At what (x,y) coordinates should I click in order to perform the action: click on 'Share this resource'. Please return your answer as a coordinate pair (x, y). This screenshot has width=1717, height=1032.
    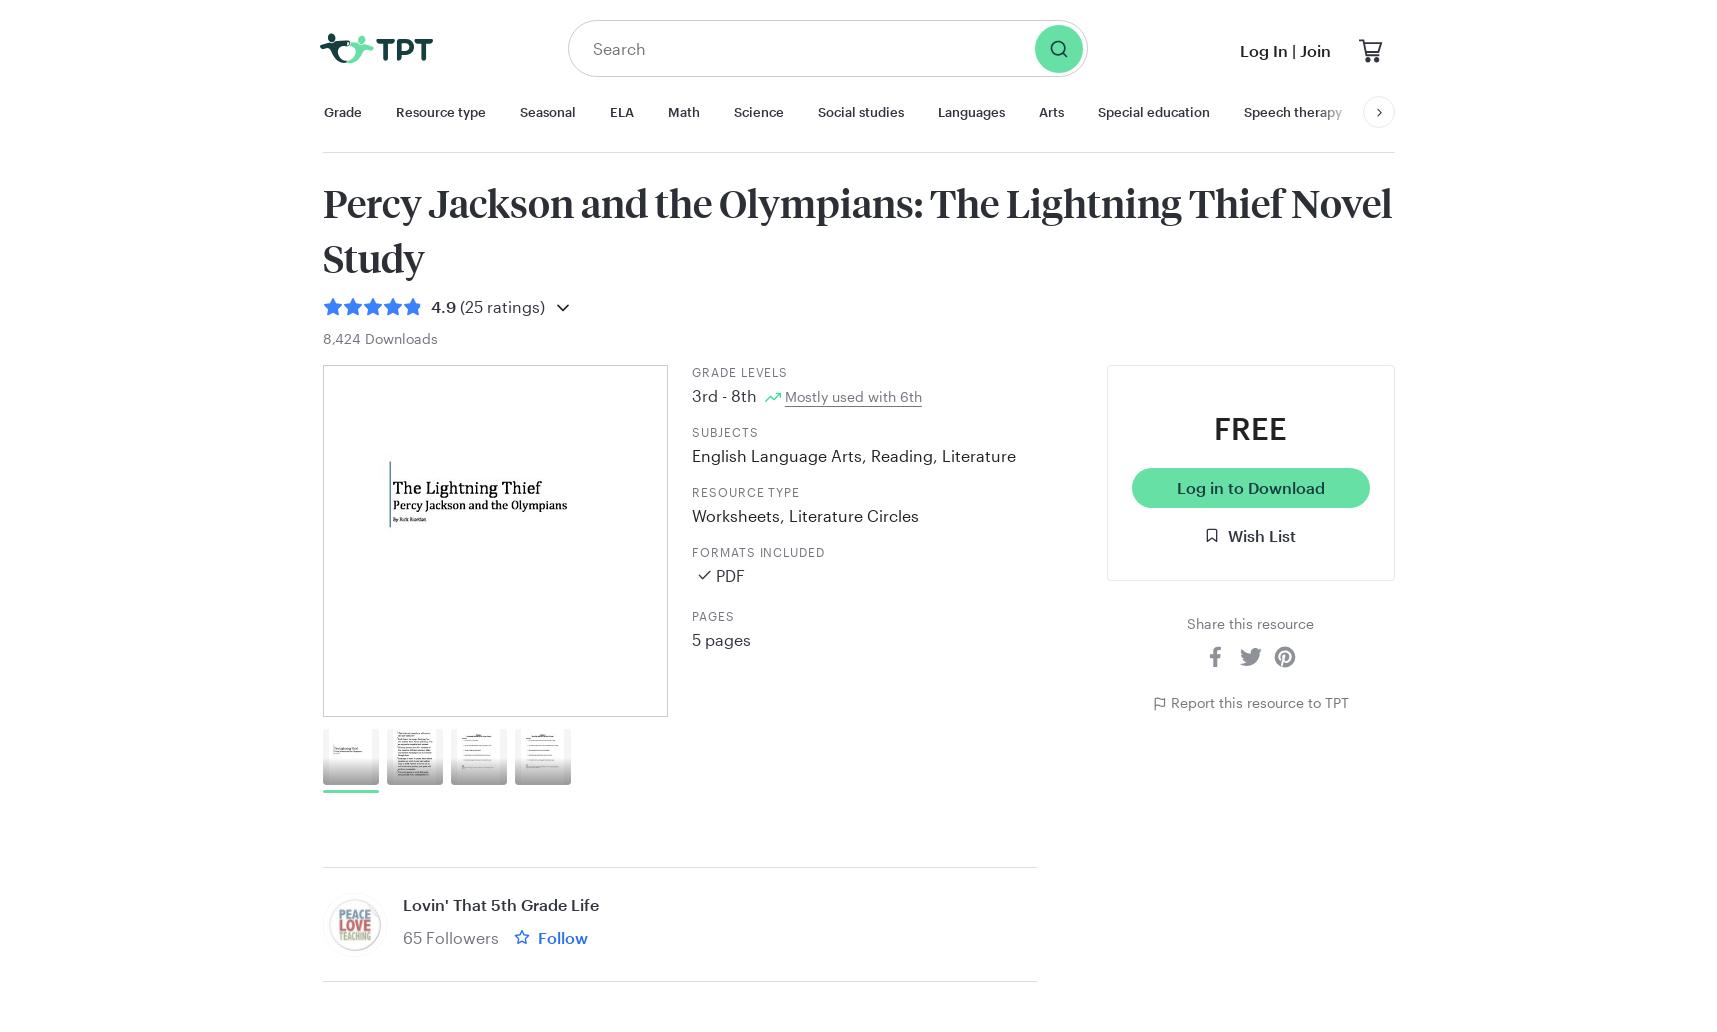
    Looking at the image, I should click on (1185, 622).